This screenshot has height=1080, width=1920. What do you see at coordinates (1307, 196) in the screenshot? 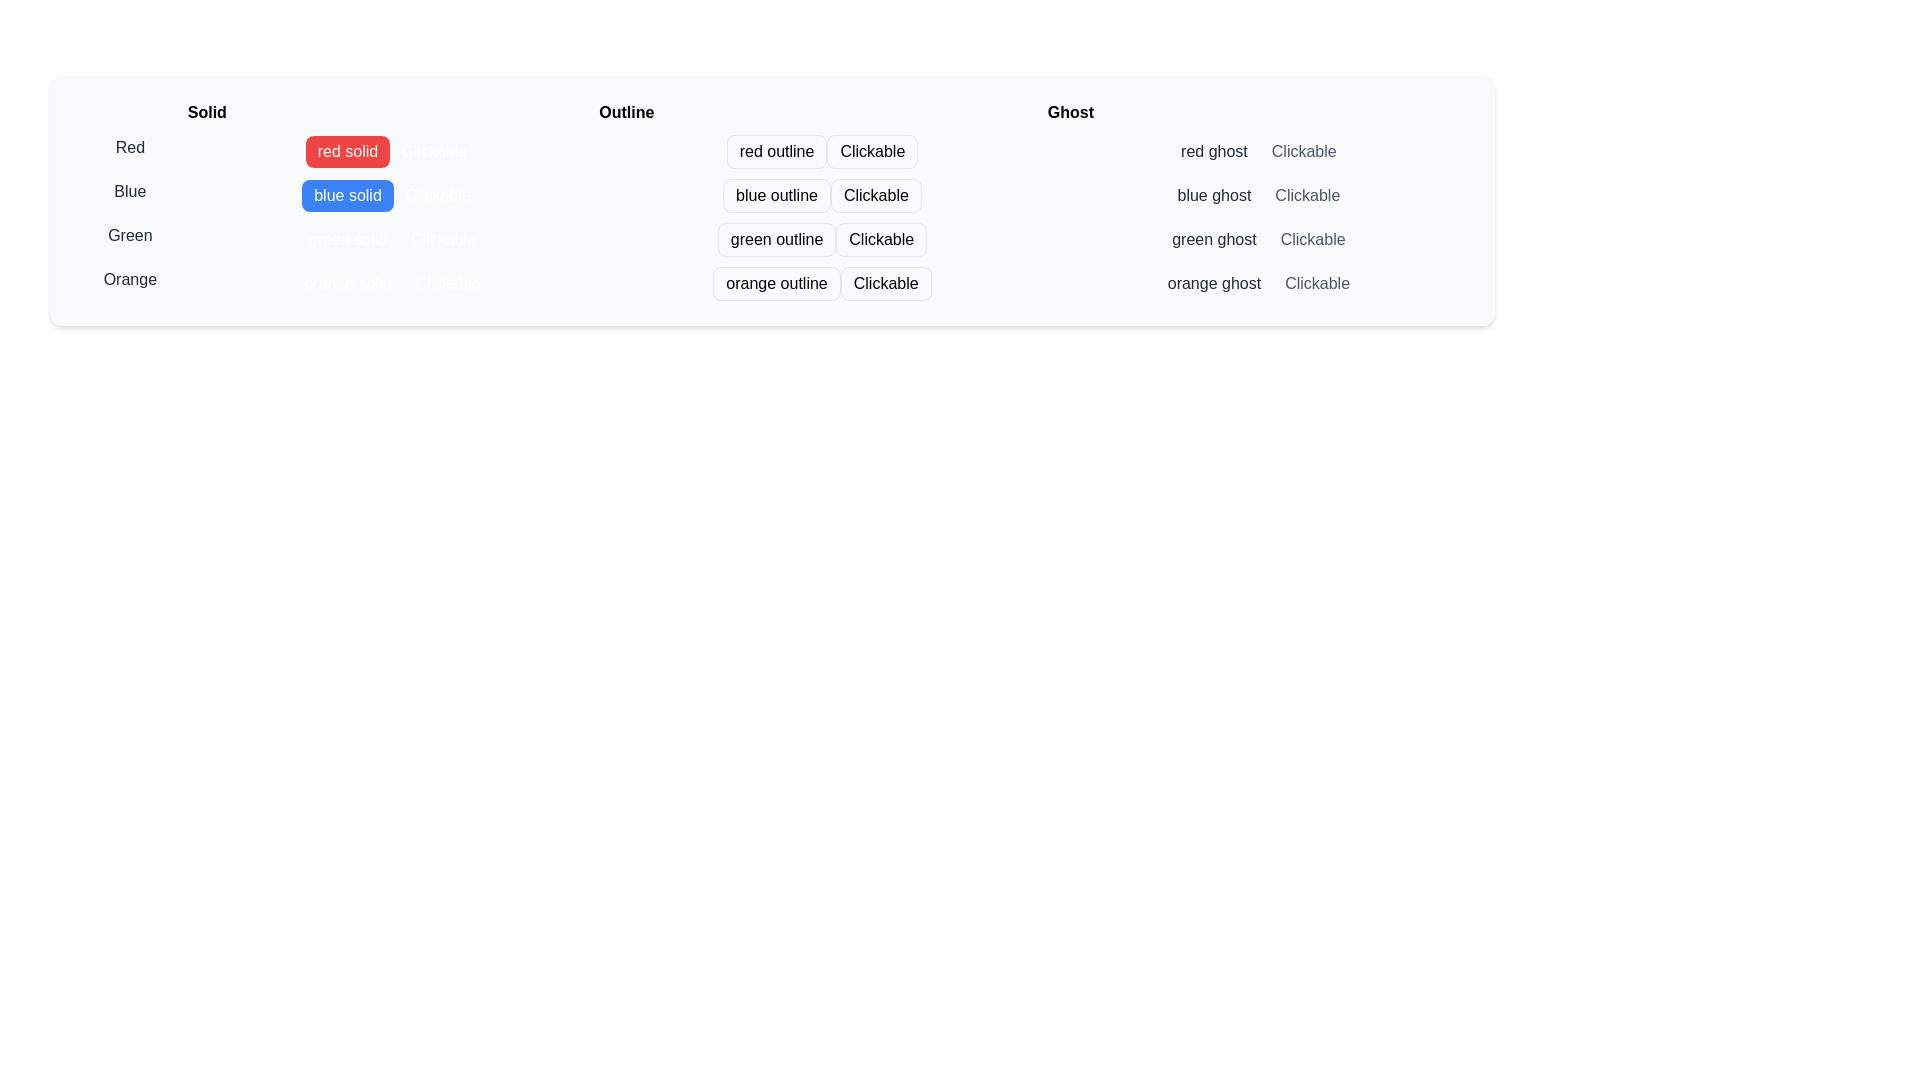
I see `the text label reading 'Clickable' which is styled with a light gray color and located in the 'Ghost' category, specifically to the right of the 'blue ghost' label` at bounding box center [1307, 196].